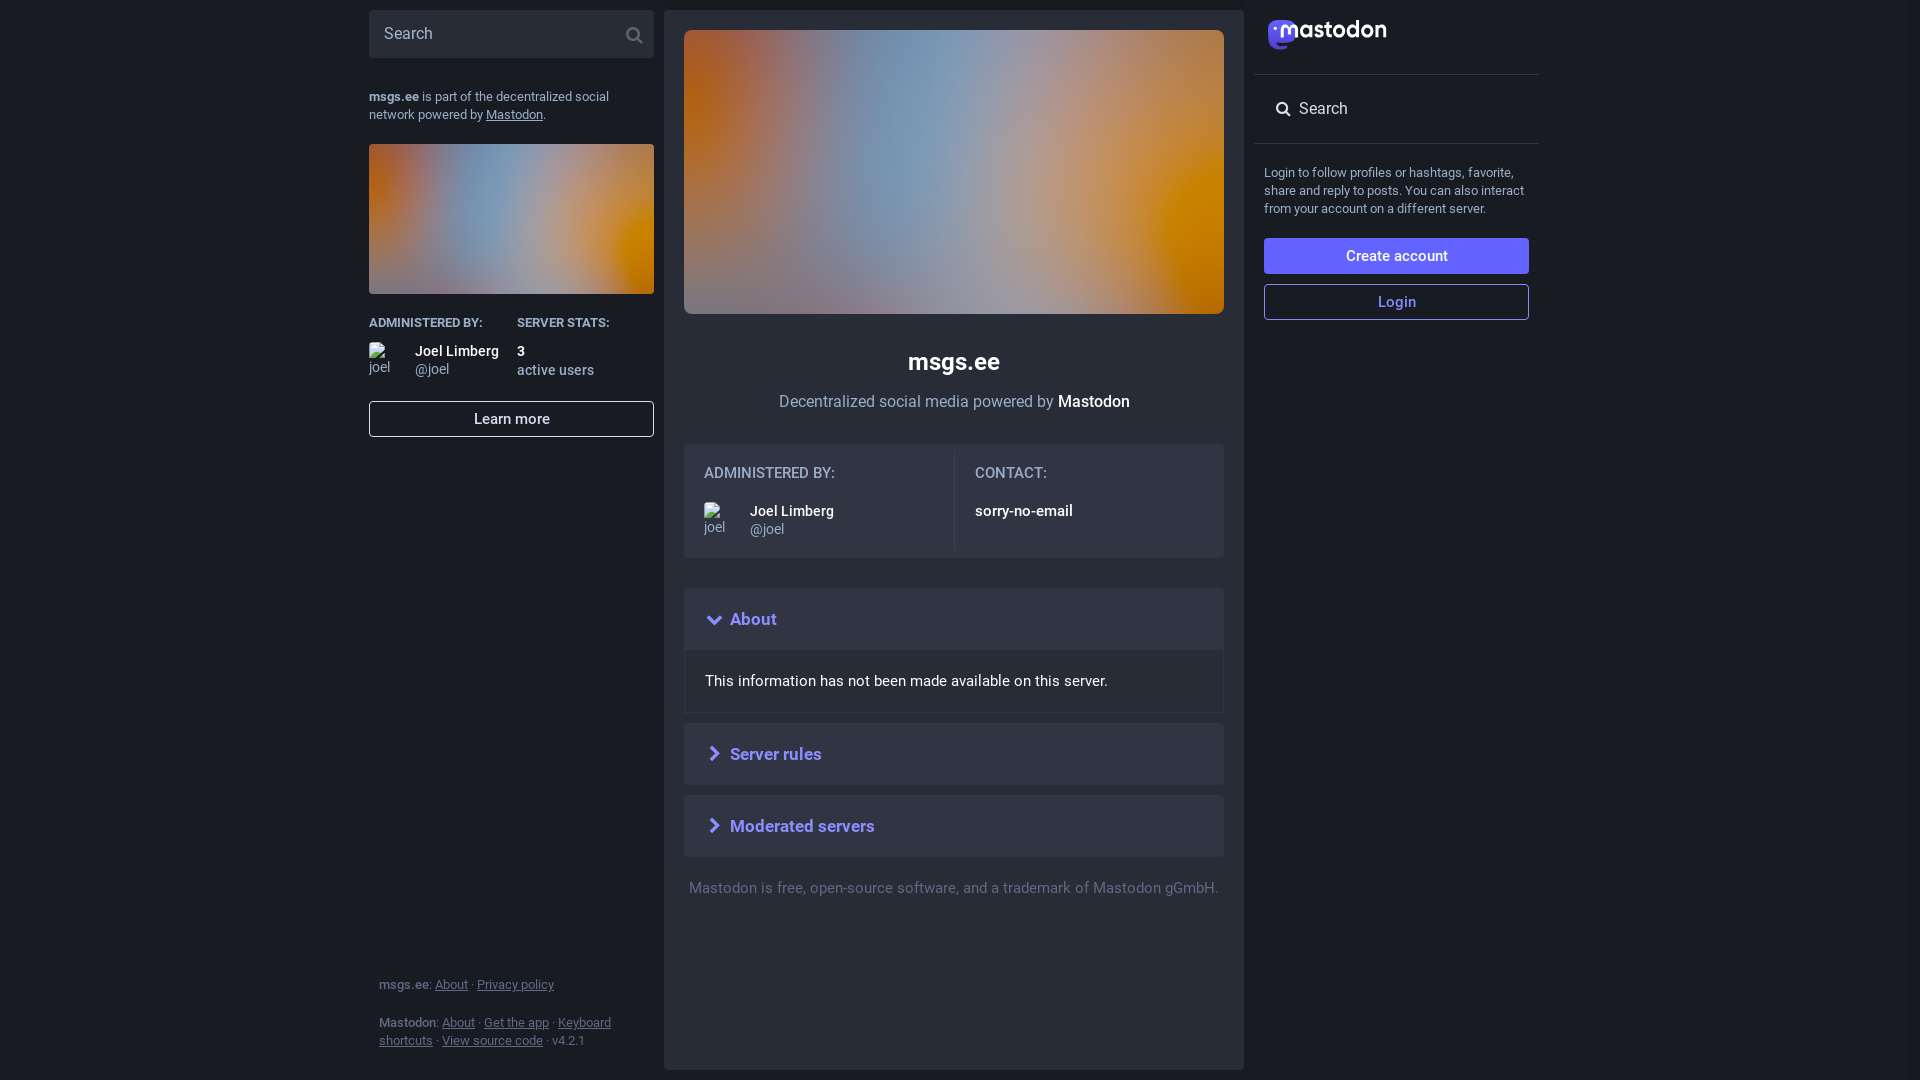  What do you see at coordinates (514, 114) in the screenshot?
I see `'Mastodon'` at bounding box center [514, 114].